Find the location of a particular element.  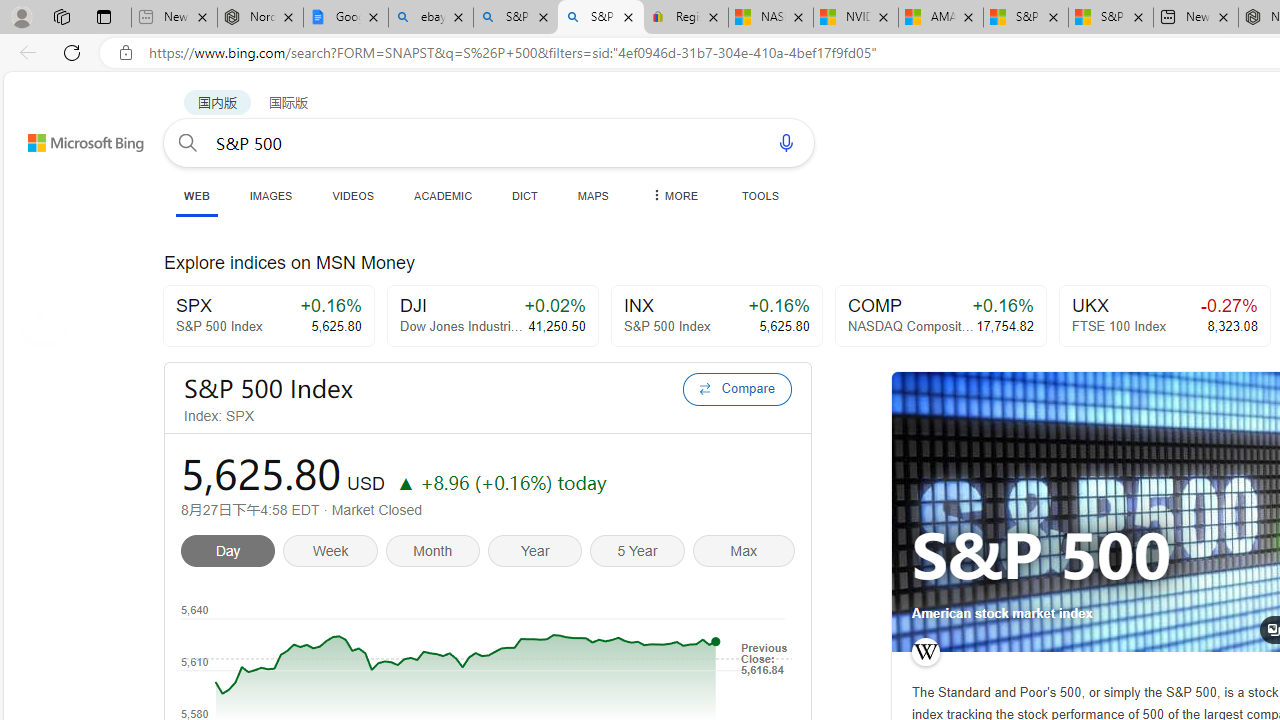

'MAPS' is located at coordinates (592, 195).